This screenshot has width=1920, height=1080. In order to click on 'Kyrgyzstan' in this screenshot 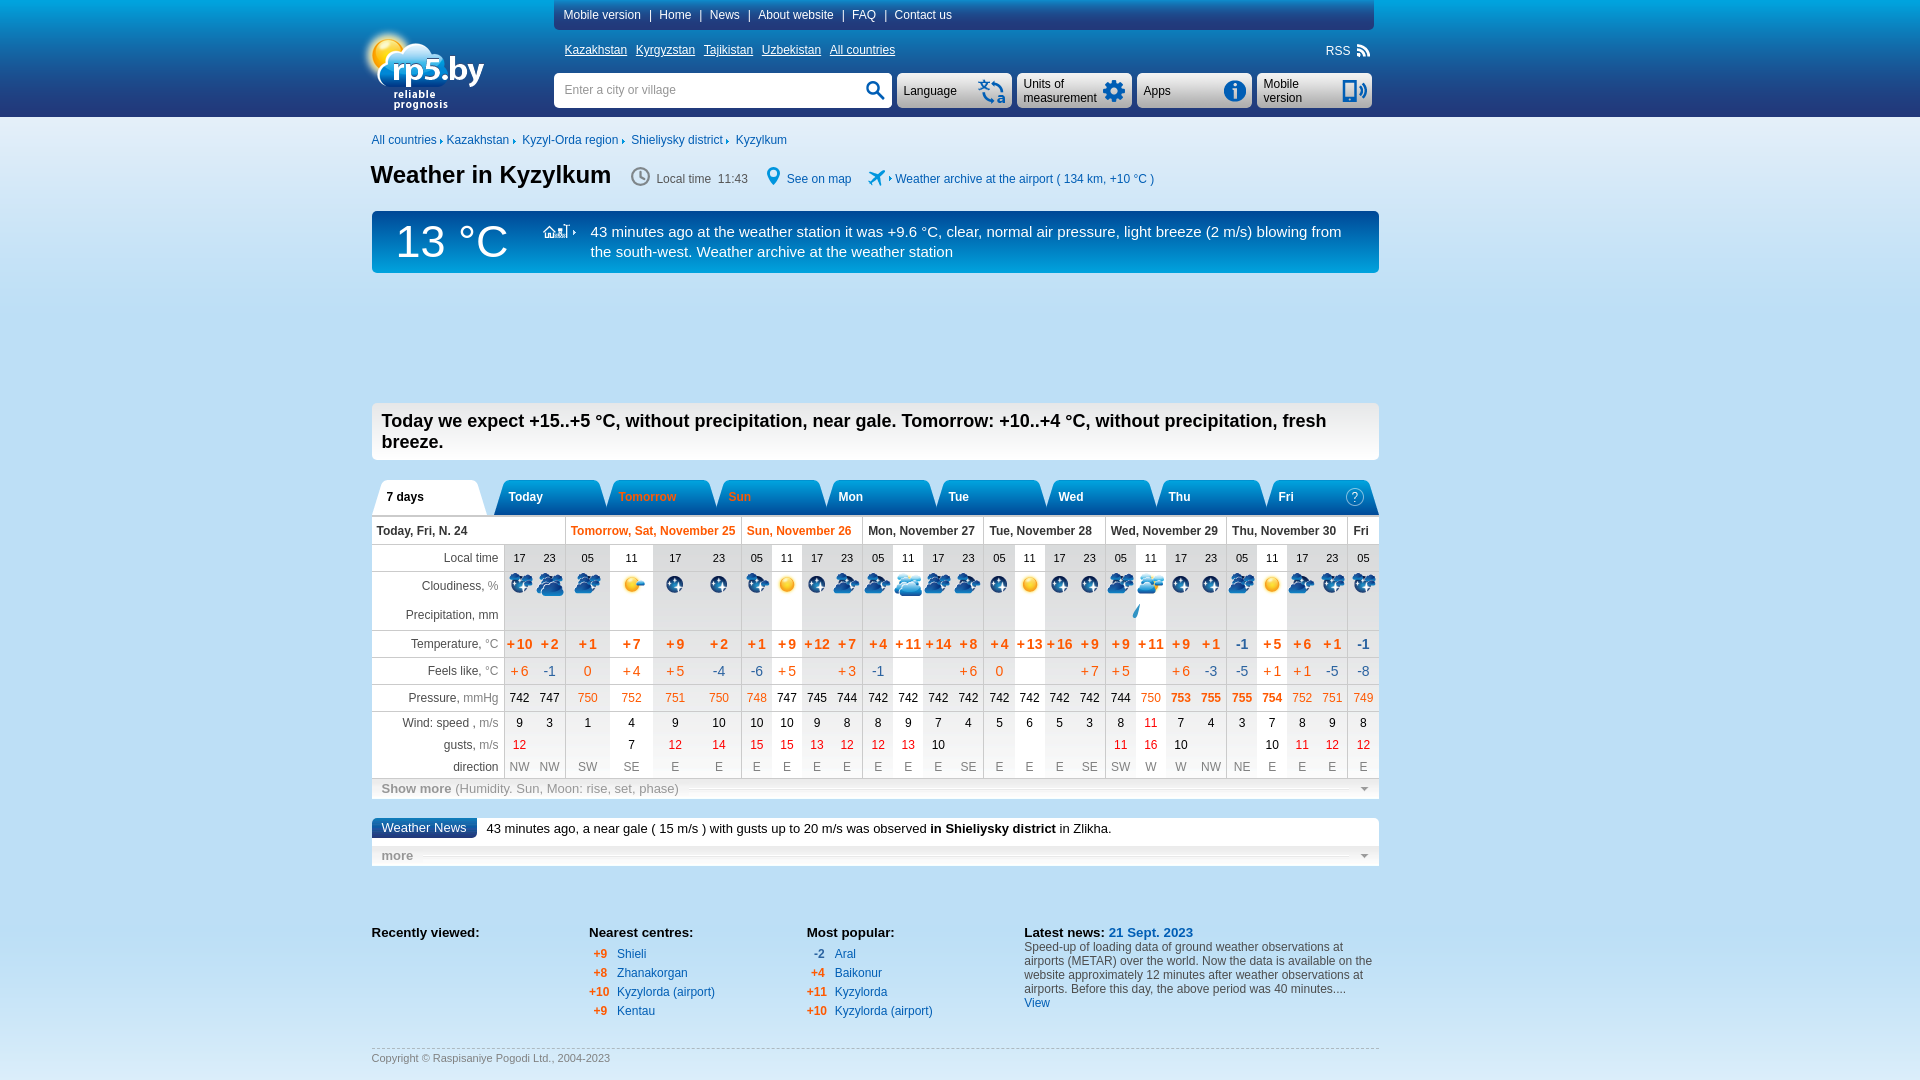, I will do `click(667, 49)`.